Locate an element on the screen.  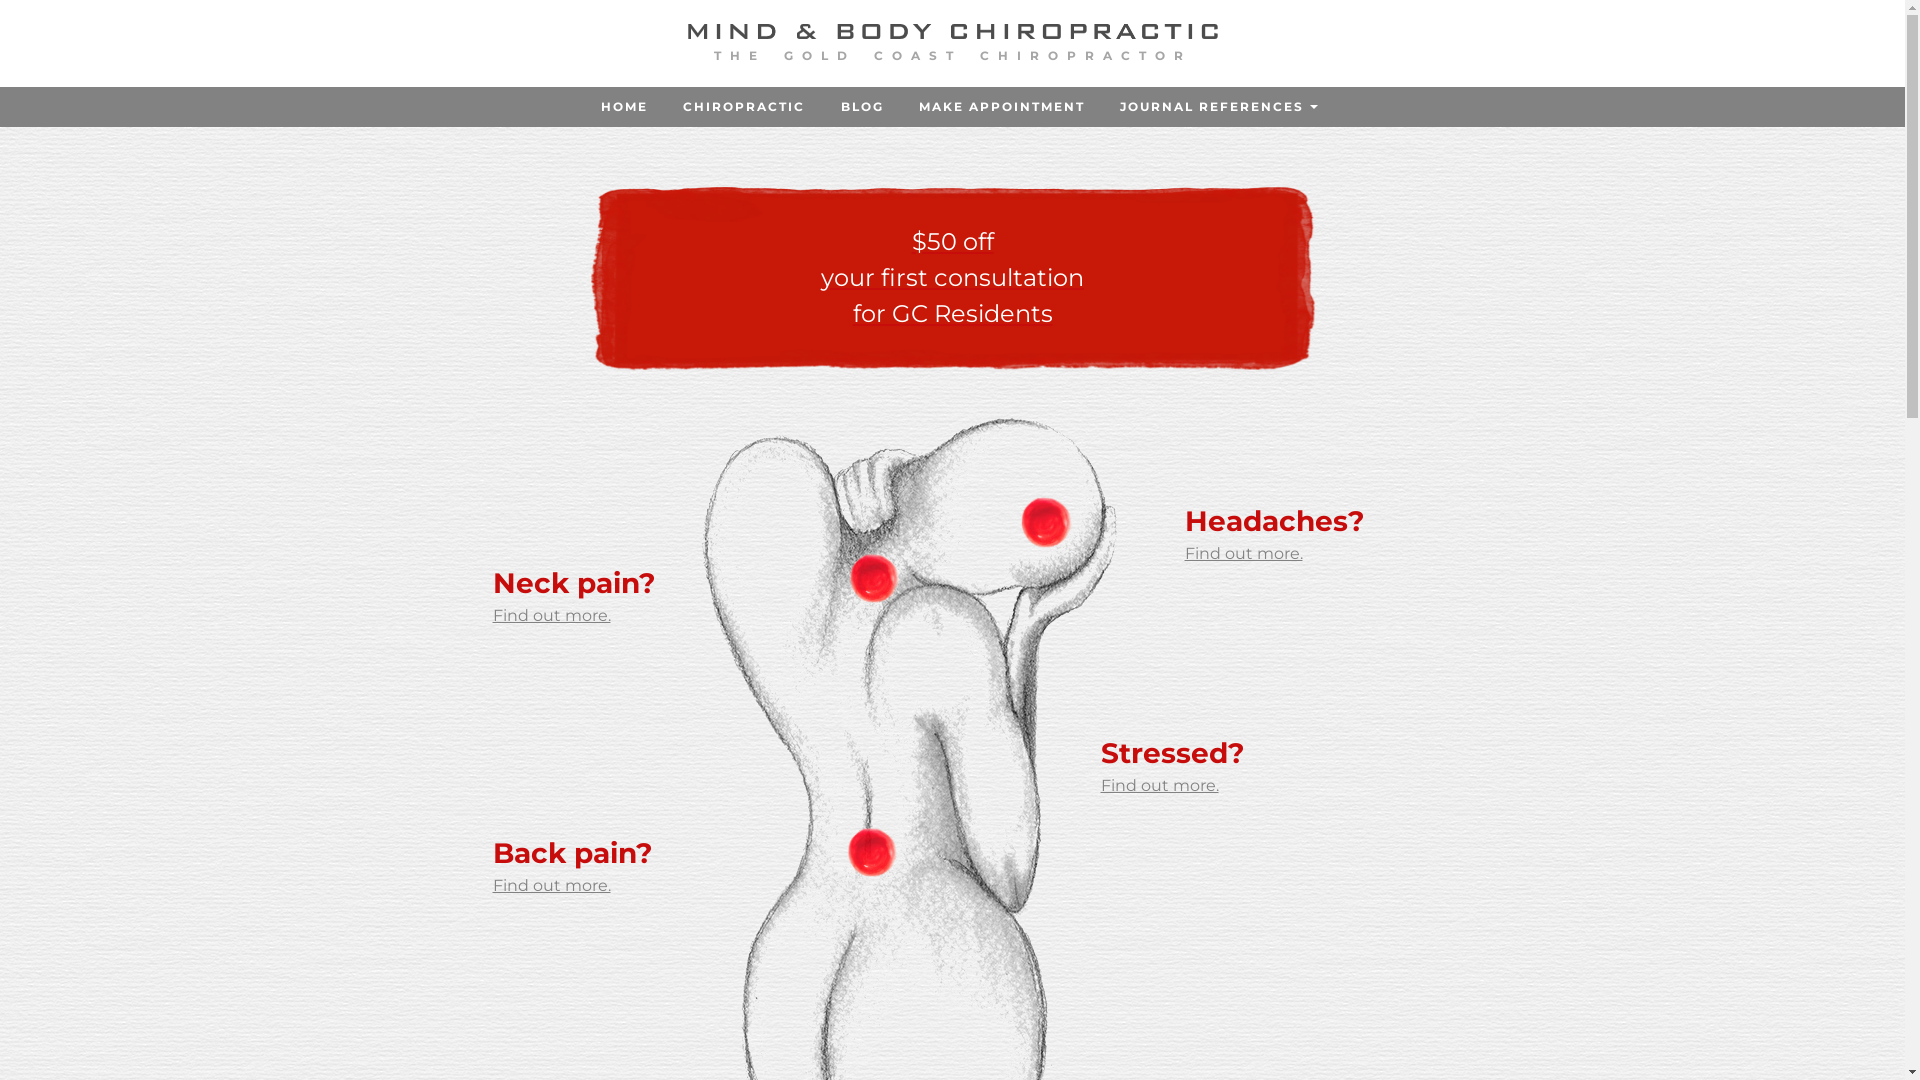
'Find out more.' is located at coordinates (551, 614).